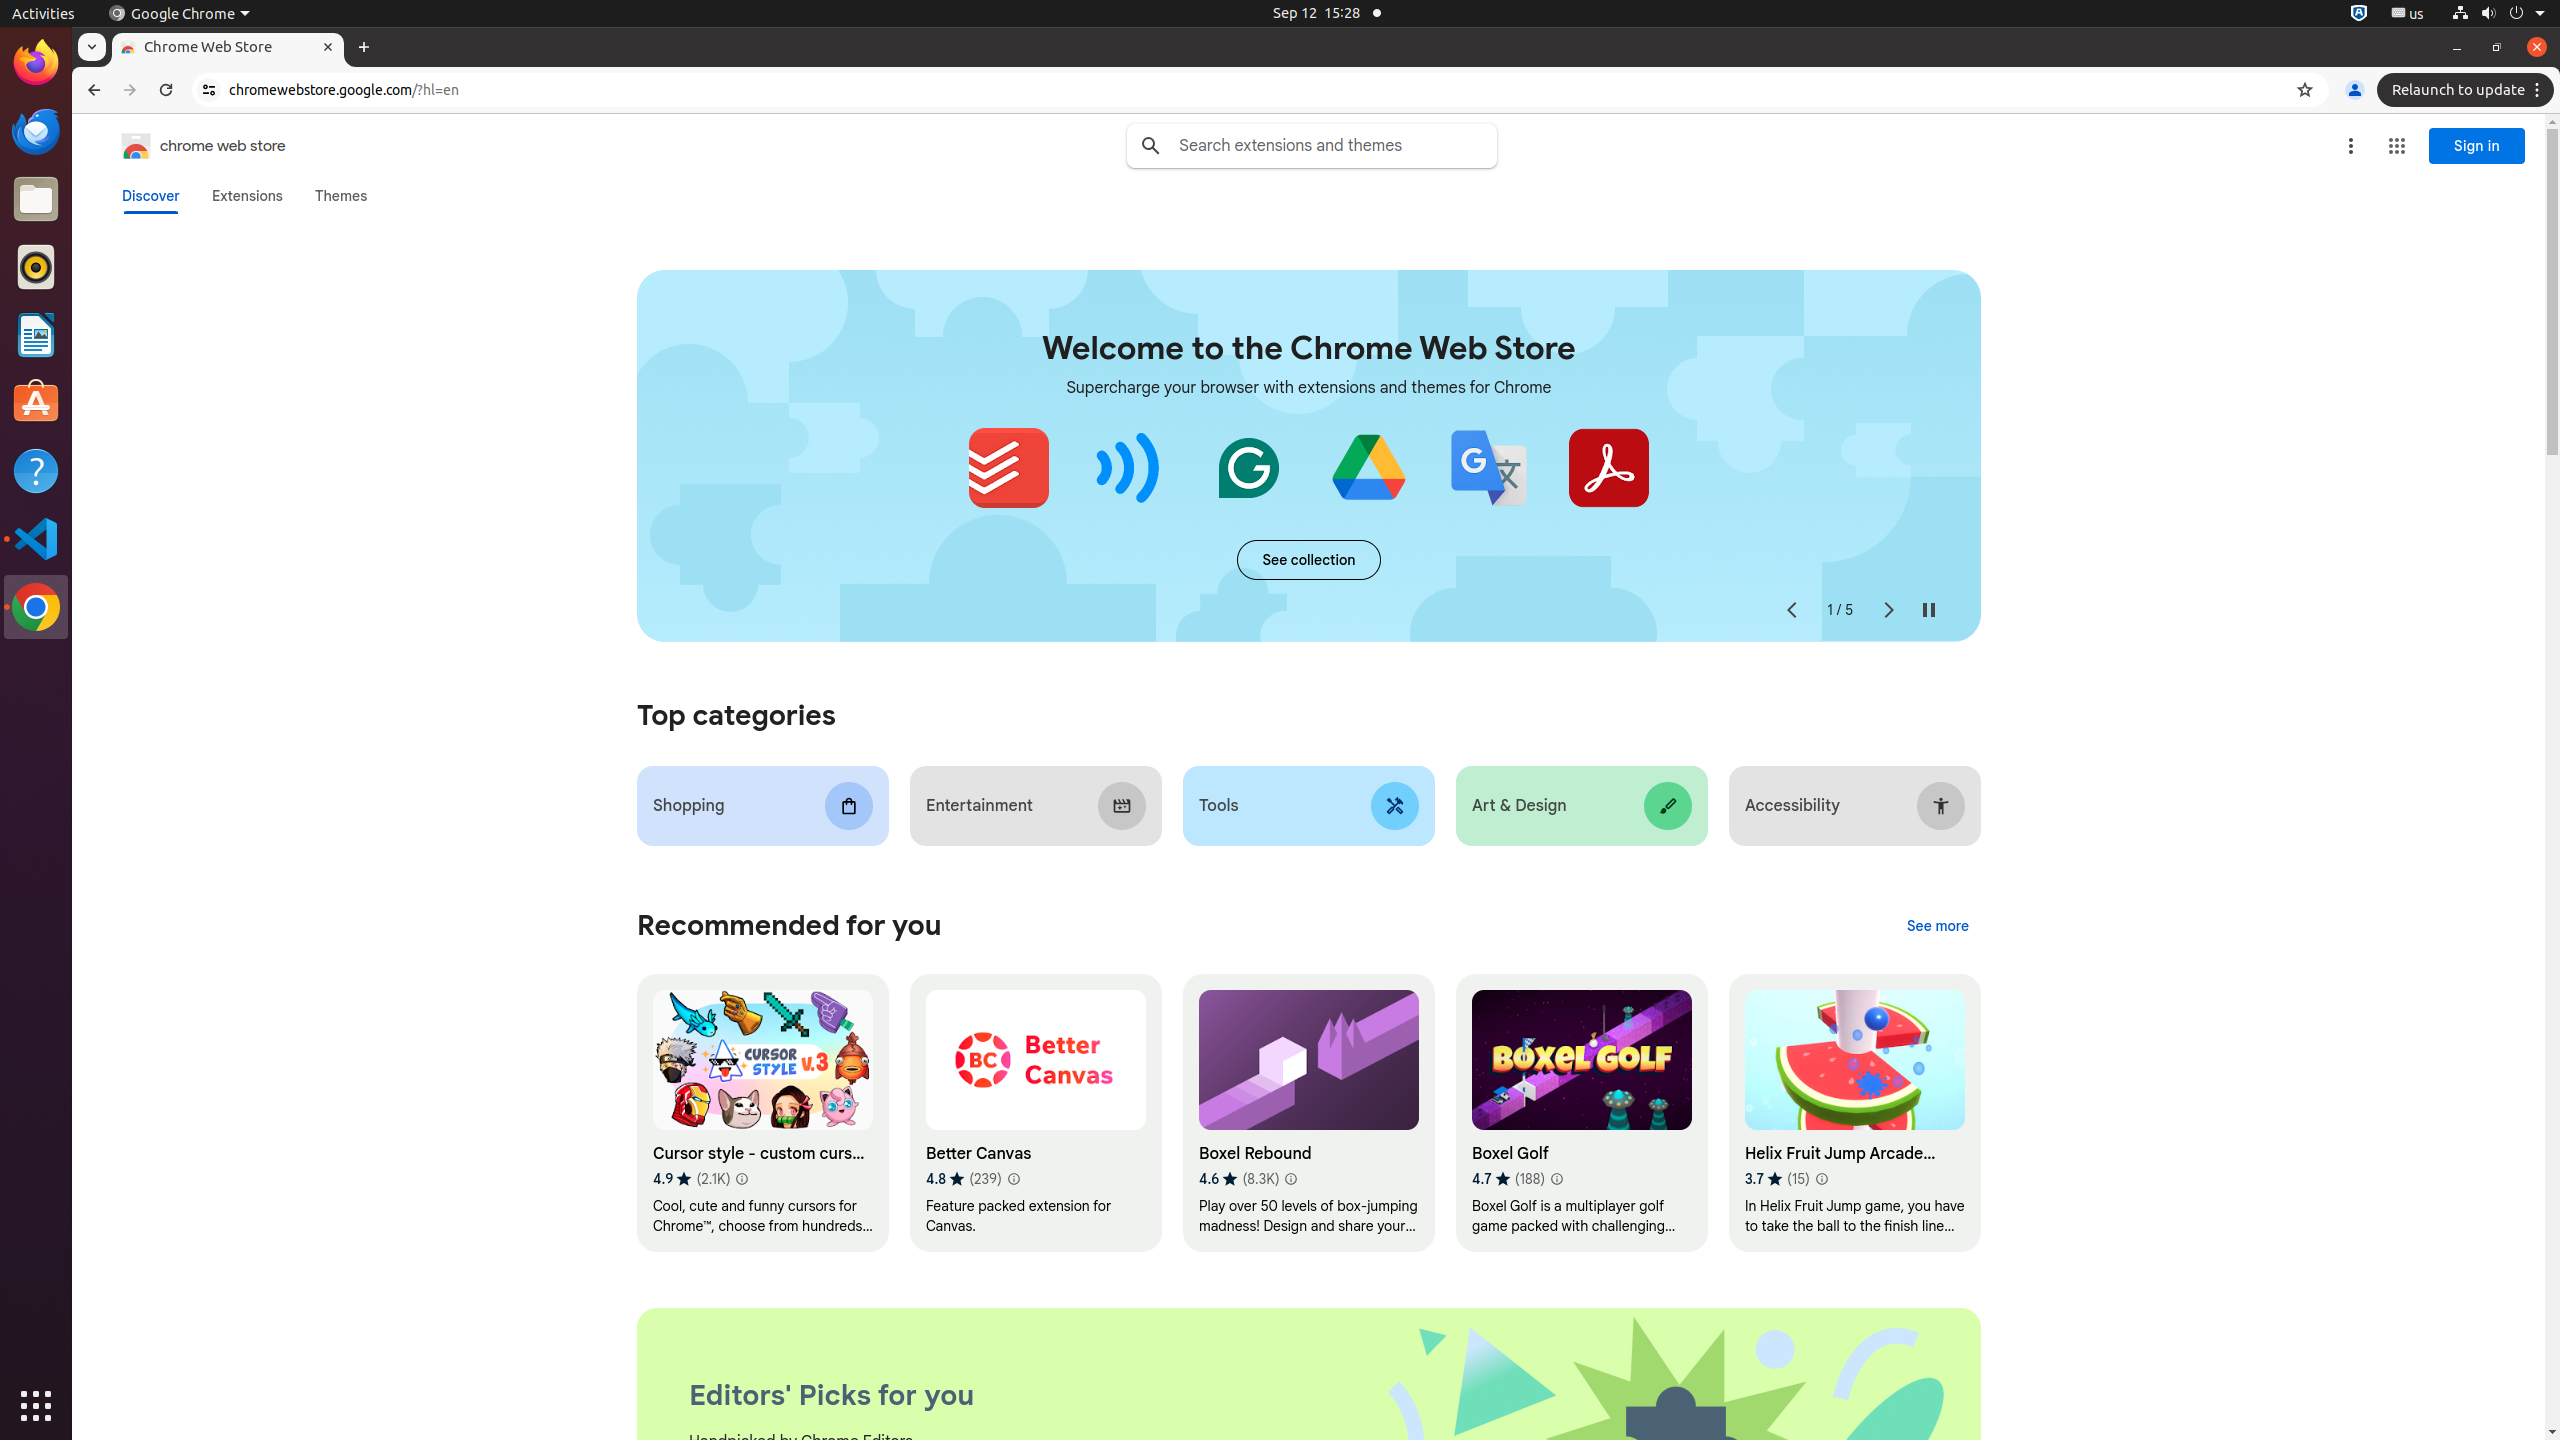  Describe the element at coordinates (150, 195) in the screenshot. I see `'Discover'` at that location.